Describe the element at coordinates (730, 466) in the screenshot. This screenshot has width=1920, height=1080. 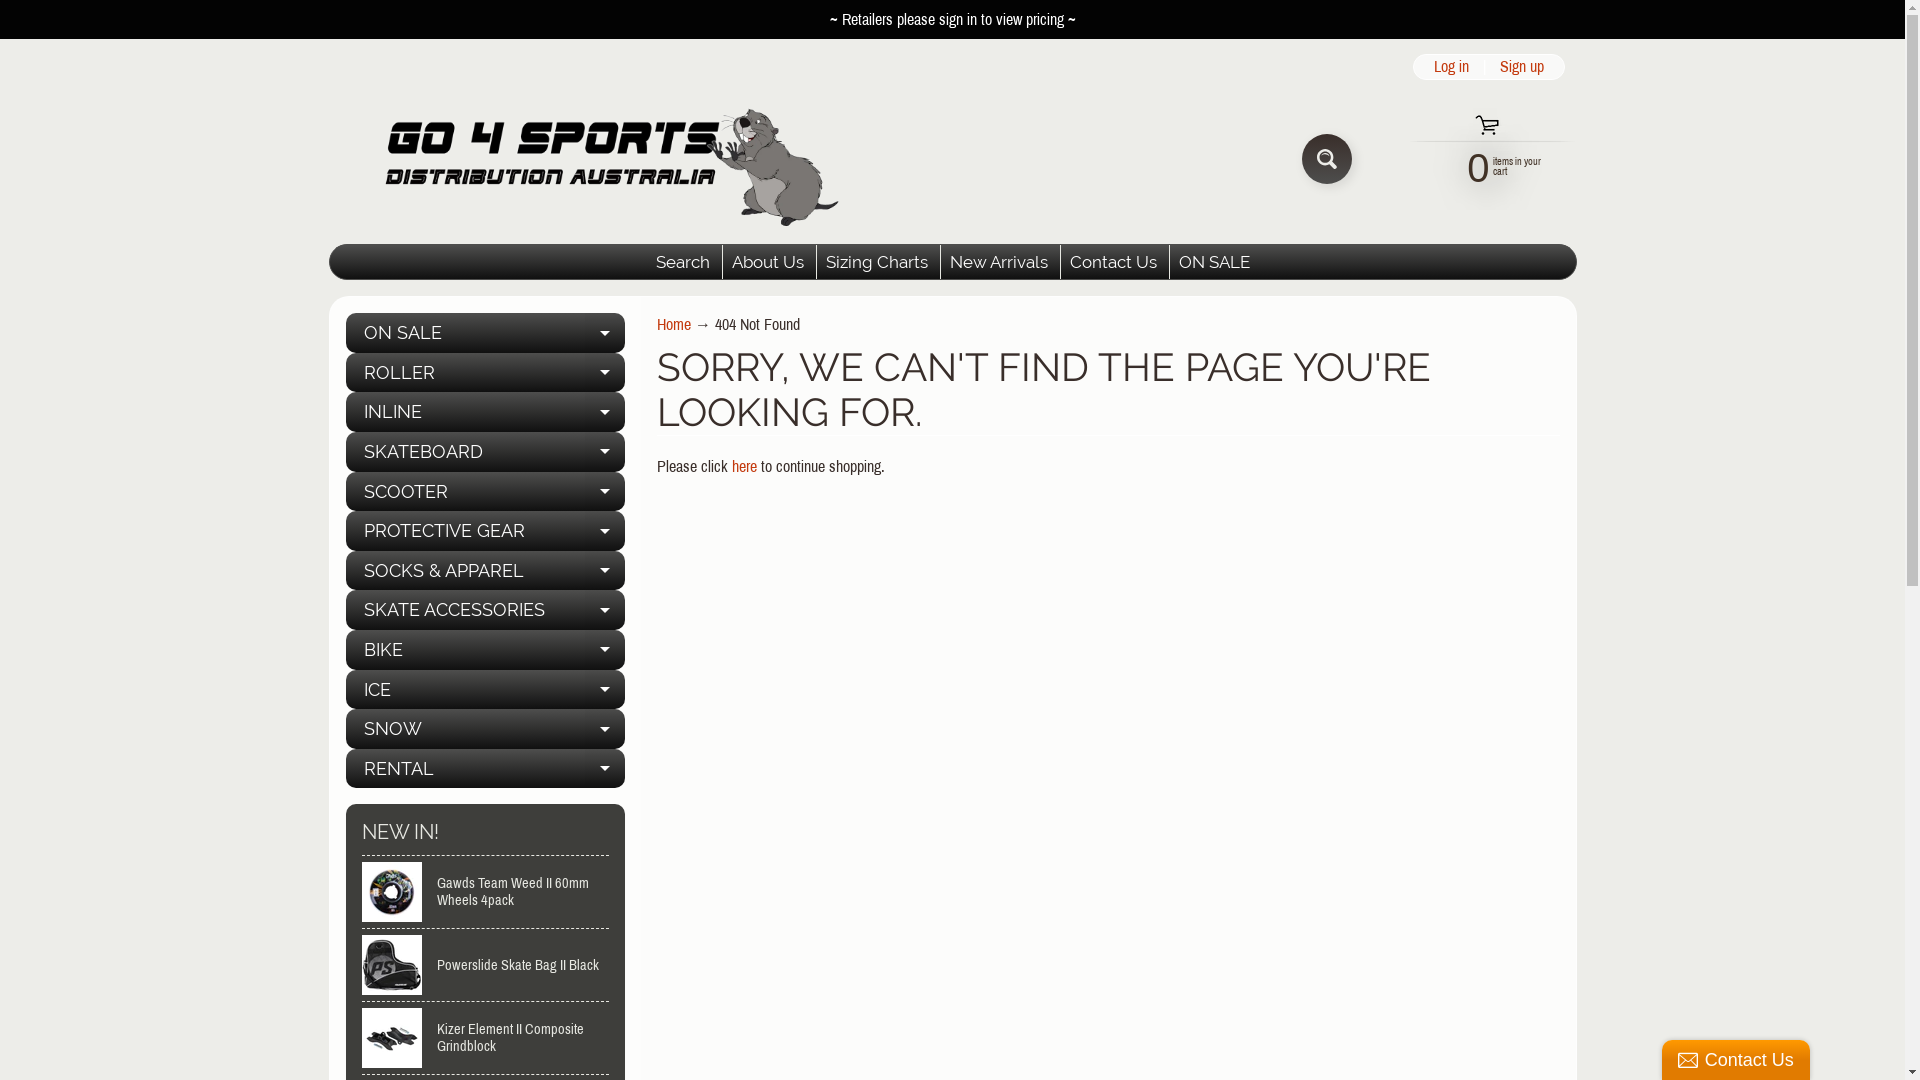
I see `'here'` at that location.